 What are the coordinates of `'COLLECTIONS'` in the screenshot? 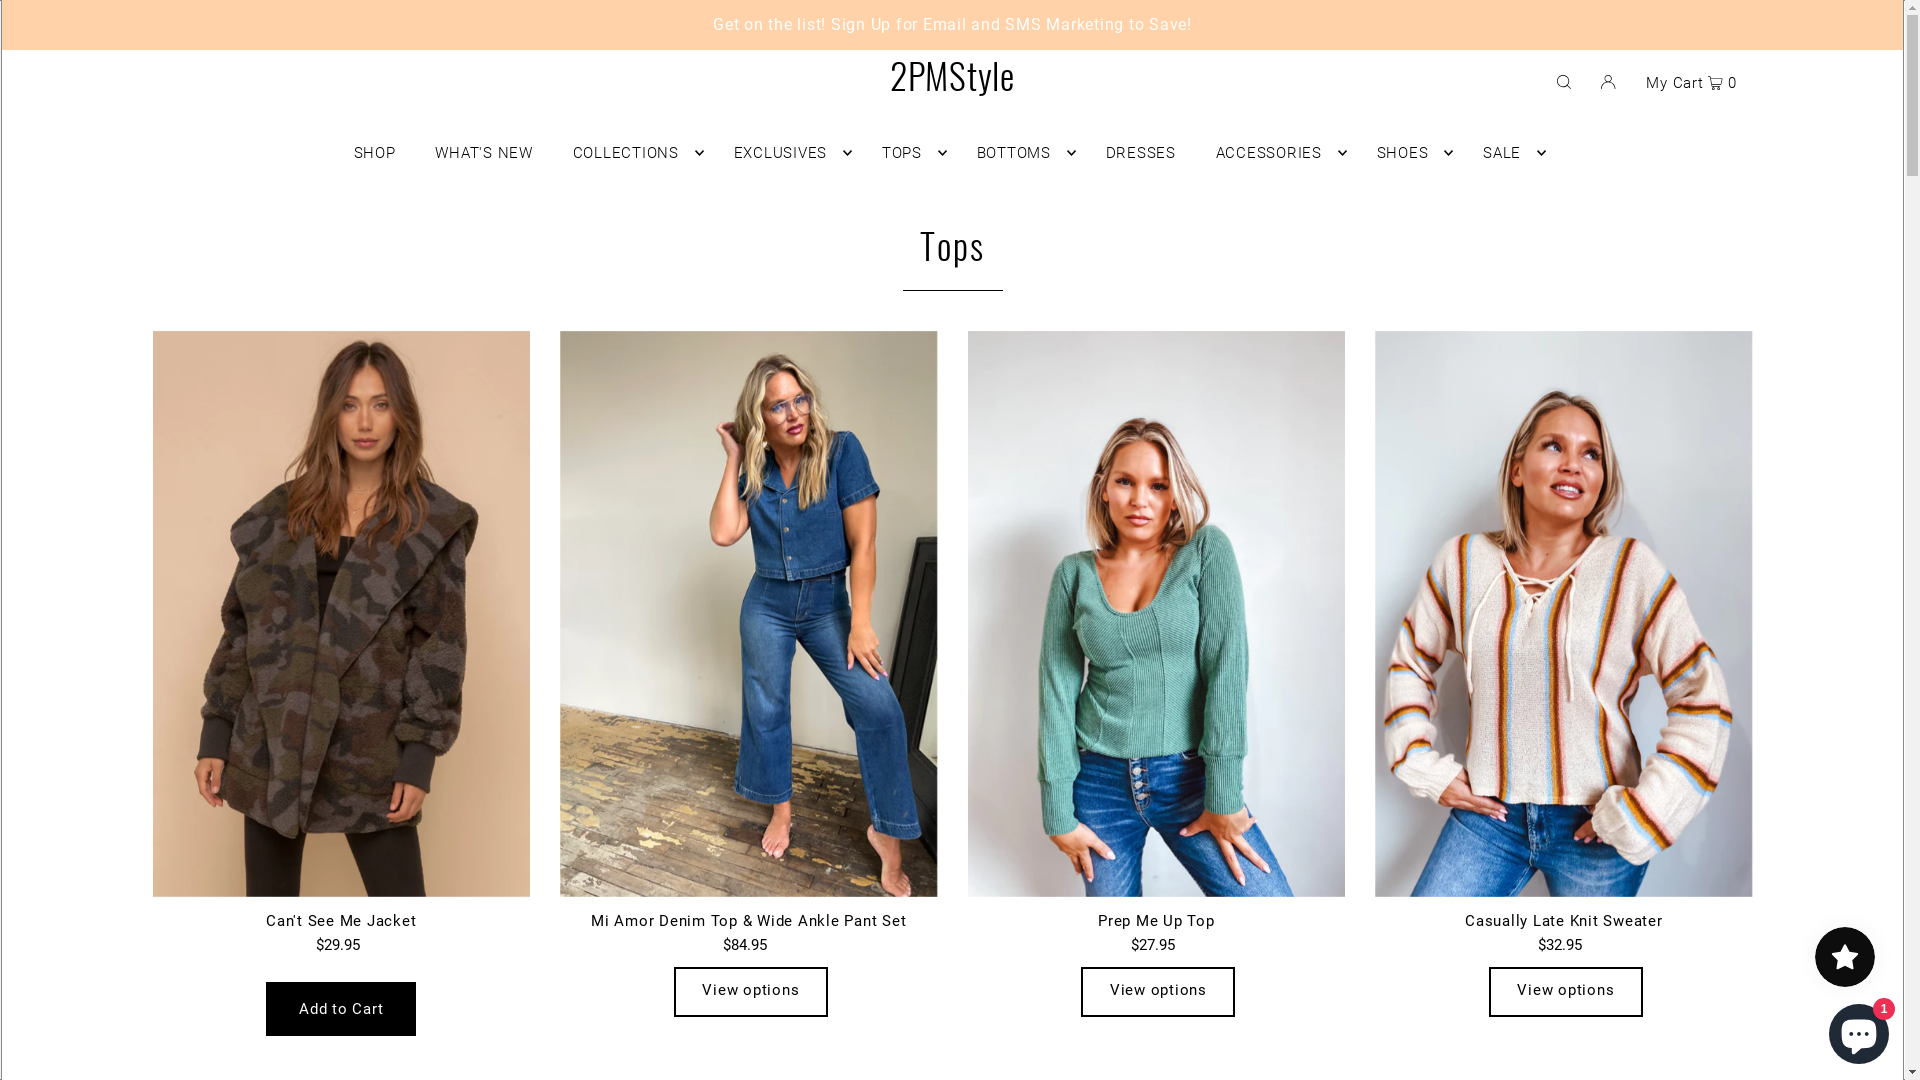 It's located at (561, 152).